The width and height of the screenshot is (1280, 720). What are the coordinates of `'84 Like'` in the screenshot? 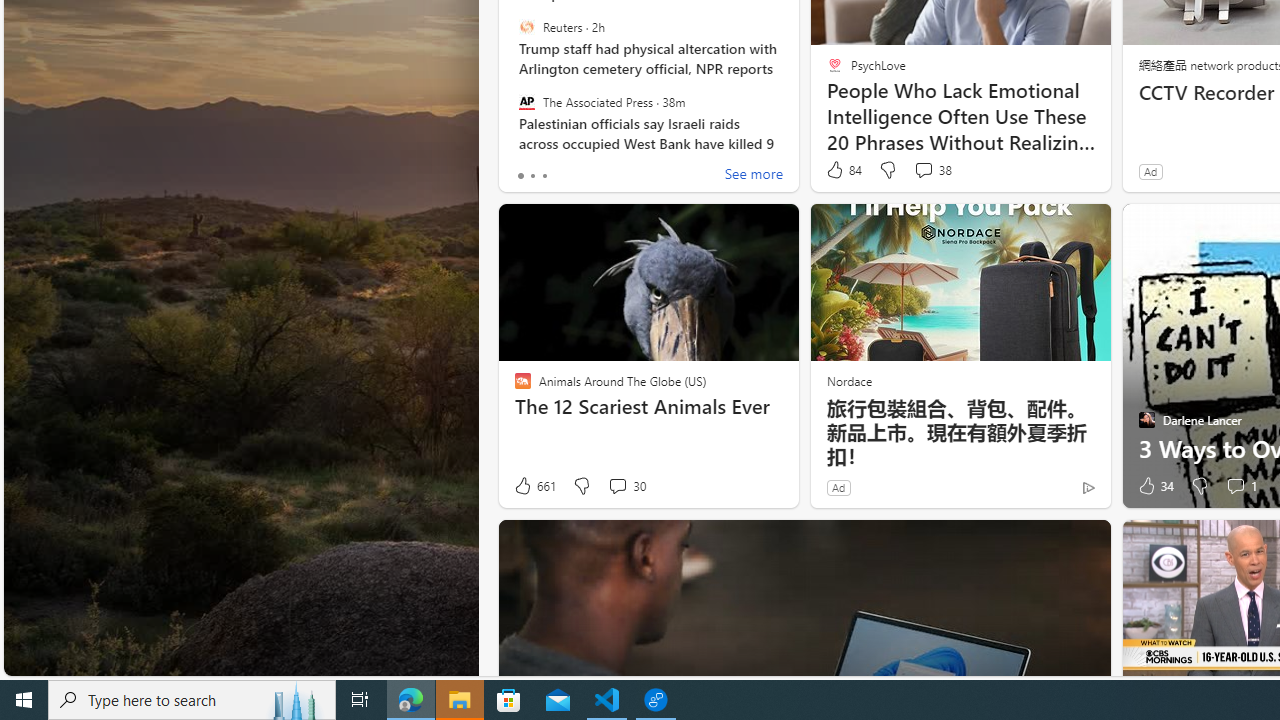 It's located at (843, 169).